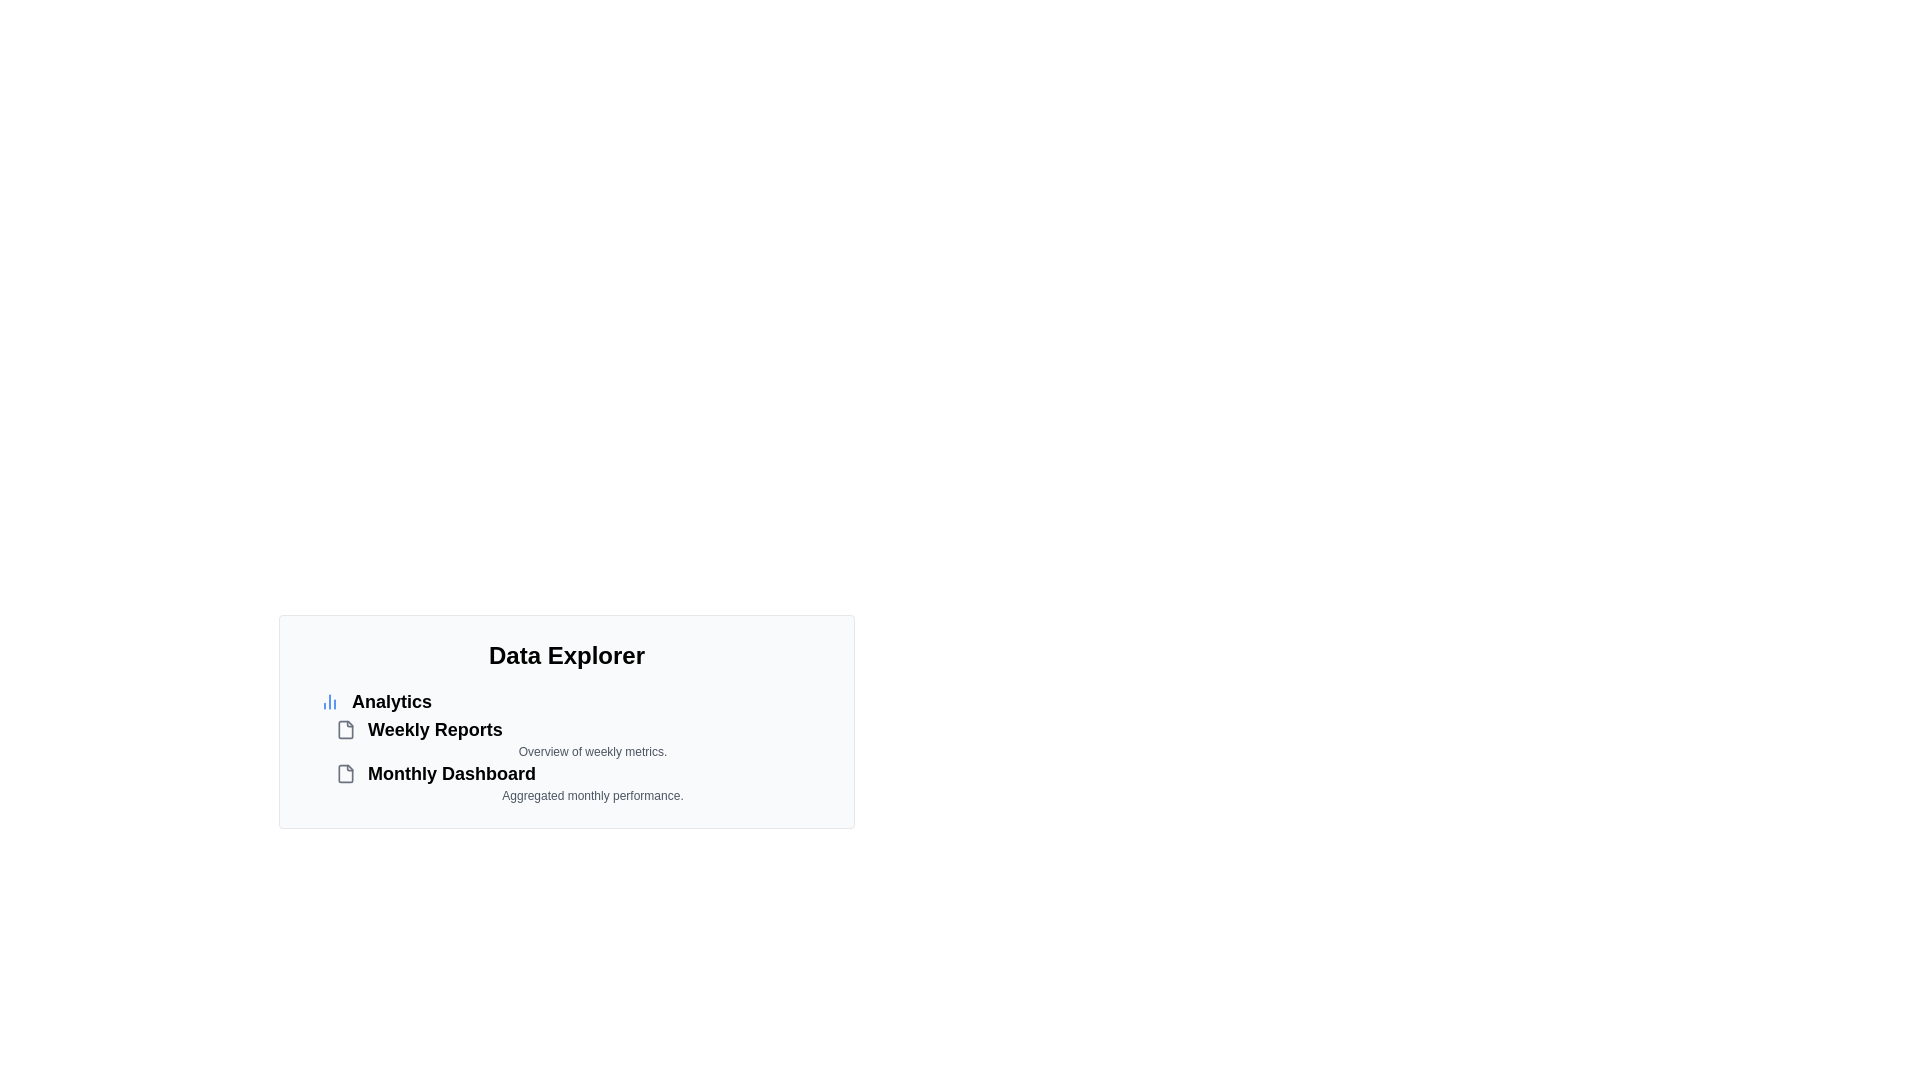 The height and width of the screenshot is (1080, 1920). What do you see at coordinates (345, 773) in the screenshot?
I see `the document icon, which is a rounded rectangle-shaped outline located below the 'Weekly Reports' row and aligned with the 'Monthly Dashboard' text label` at bounding box center [345, 773].